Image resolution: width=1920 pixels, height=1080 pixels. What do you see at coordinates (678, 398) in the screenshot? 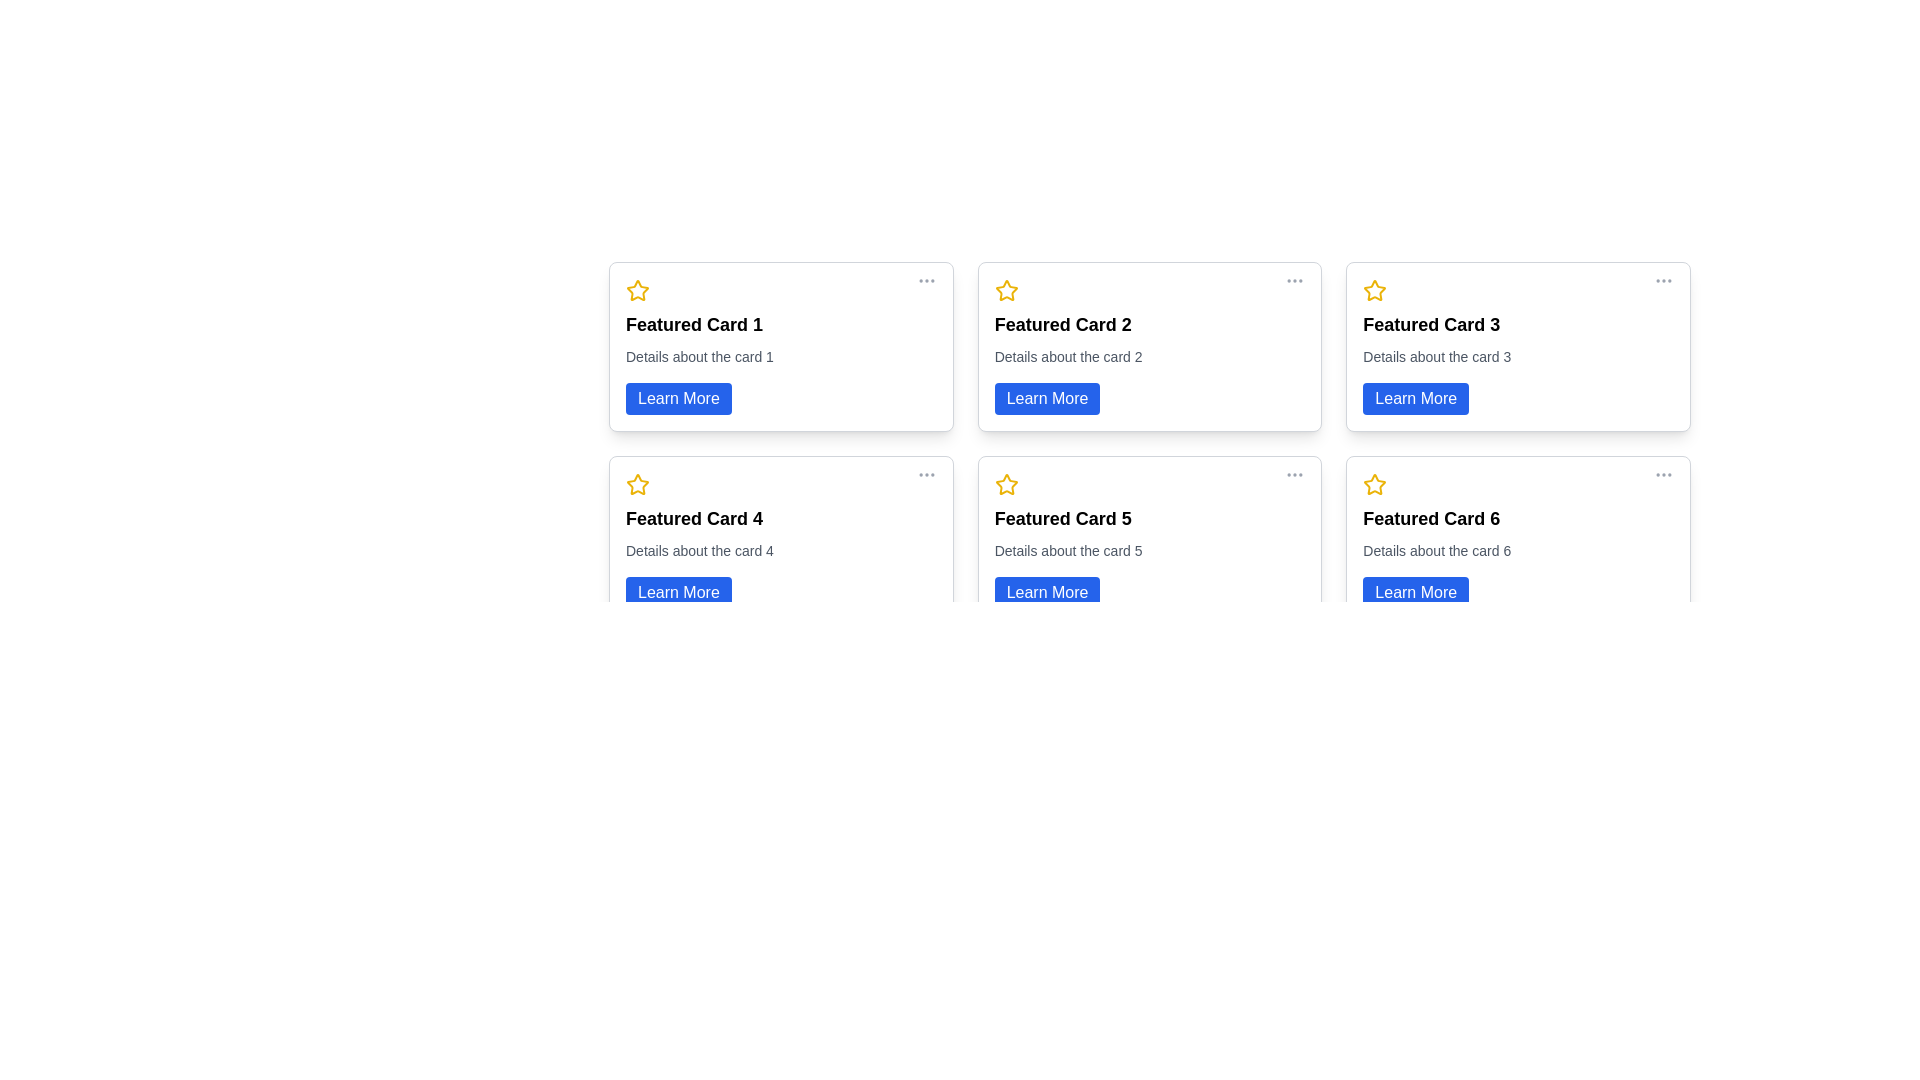
I see `the button located at the bottom of 'Featured Card 1' to change its background color` at bounding box center [678, 398].